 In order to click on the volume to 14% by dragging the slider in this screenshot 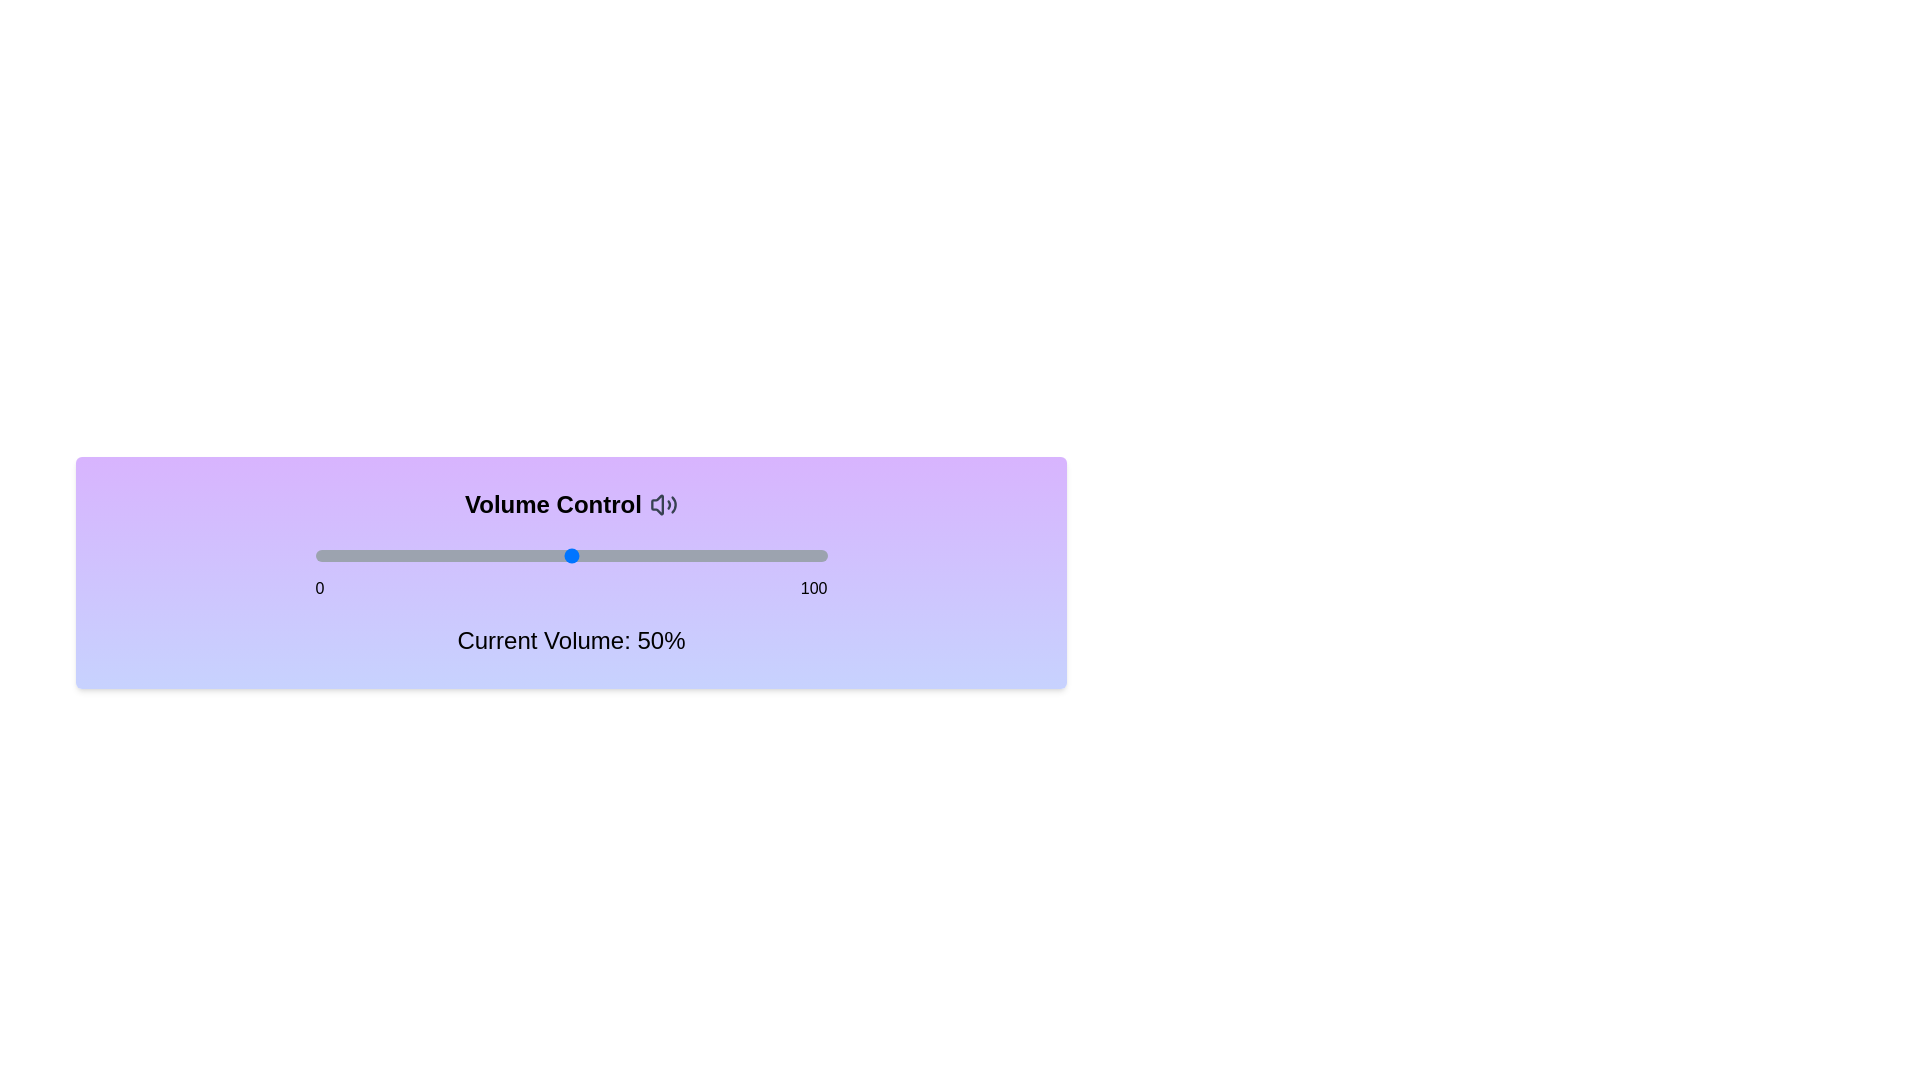, I will do `click(387, 555)`.